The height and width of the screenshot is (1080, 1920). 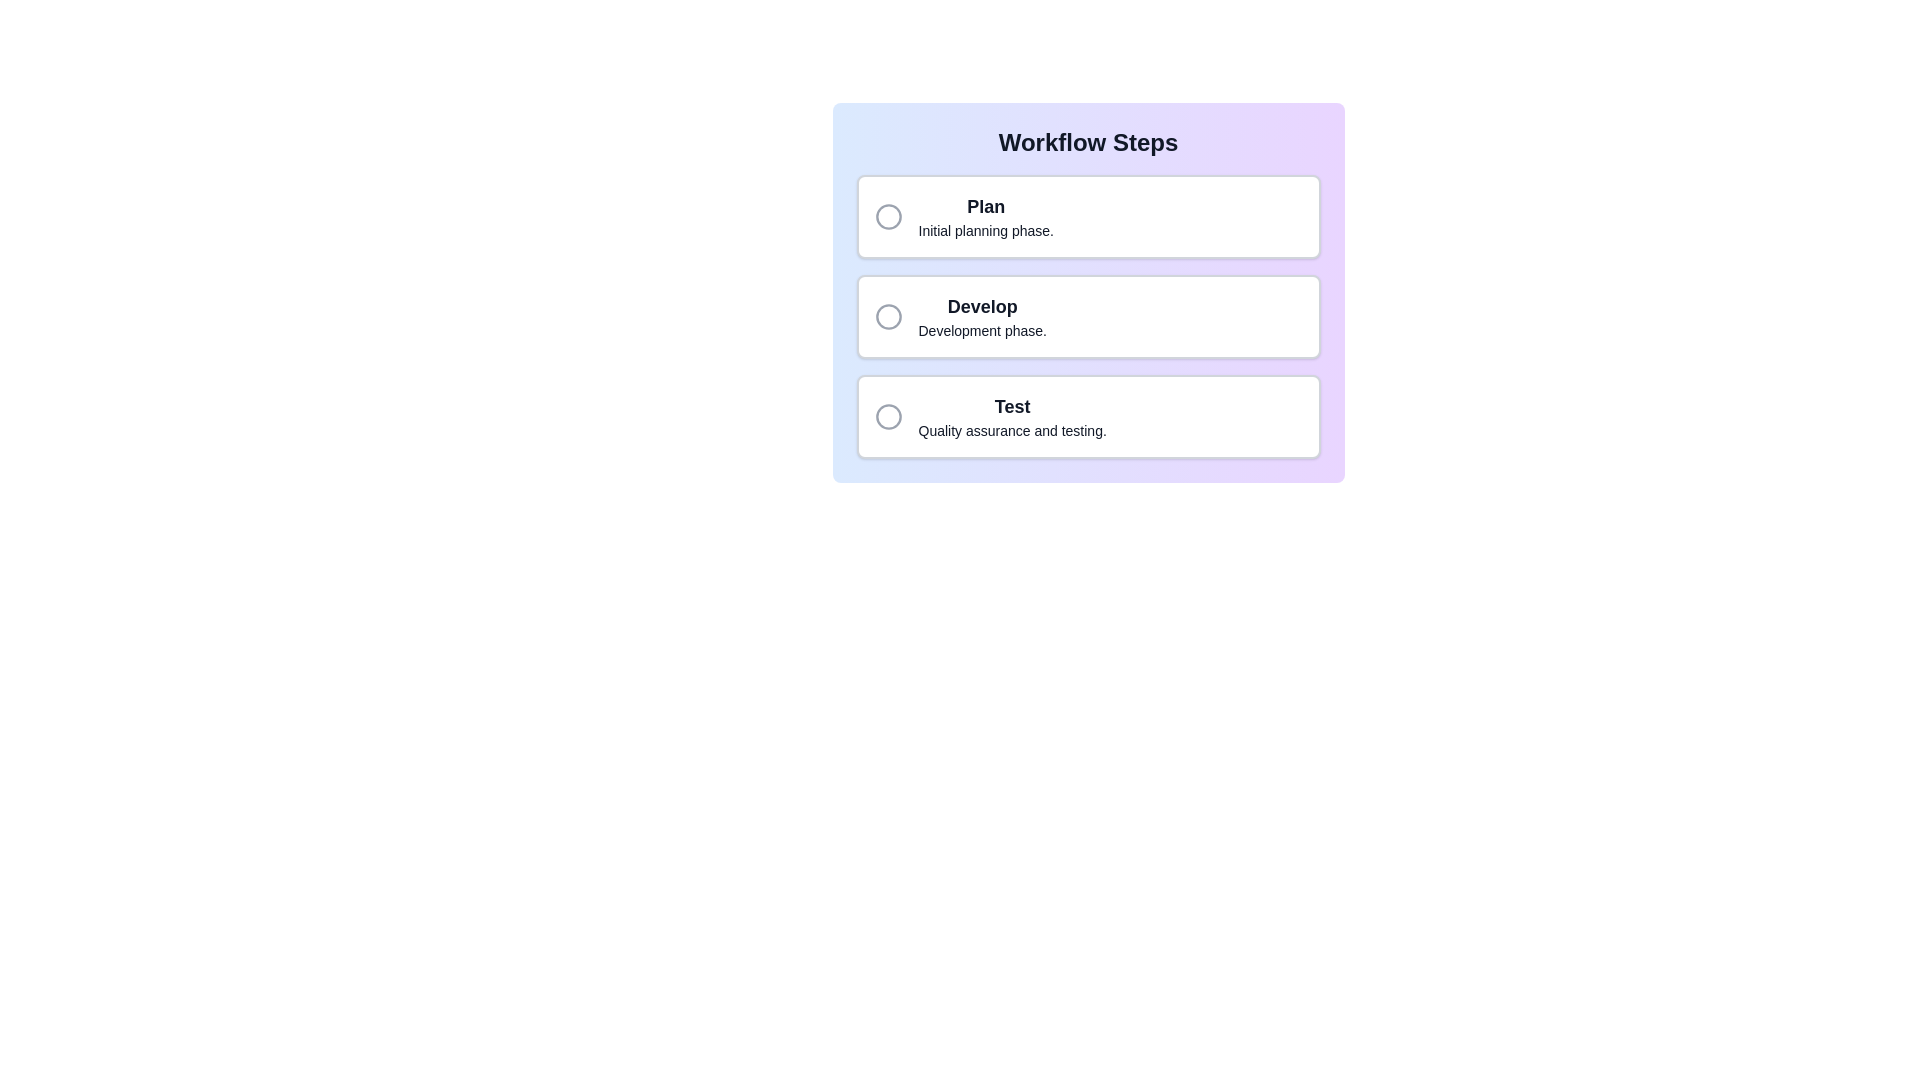 What do you see at coordinates (1012, 415) in the screenshot?
I see `text content located in the third selectable option of a vertical list of workflow steps, which contains the words 'Test' in bold and 'Quality assurance and testing.' as a subheading` at bounding box center [1012, 415].